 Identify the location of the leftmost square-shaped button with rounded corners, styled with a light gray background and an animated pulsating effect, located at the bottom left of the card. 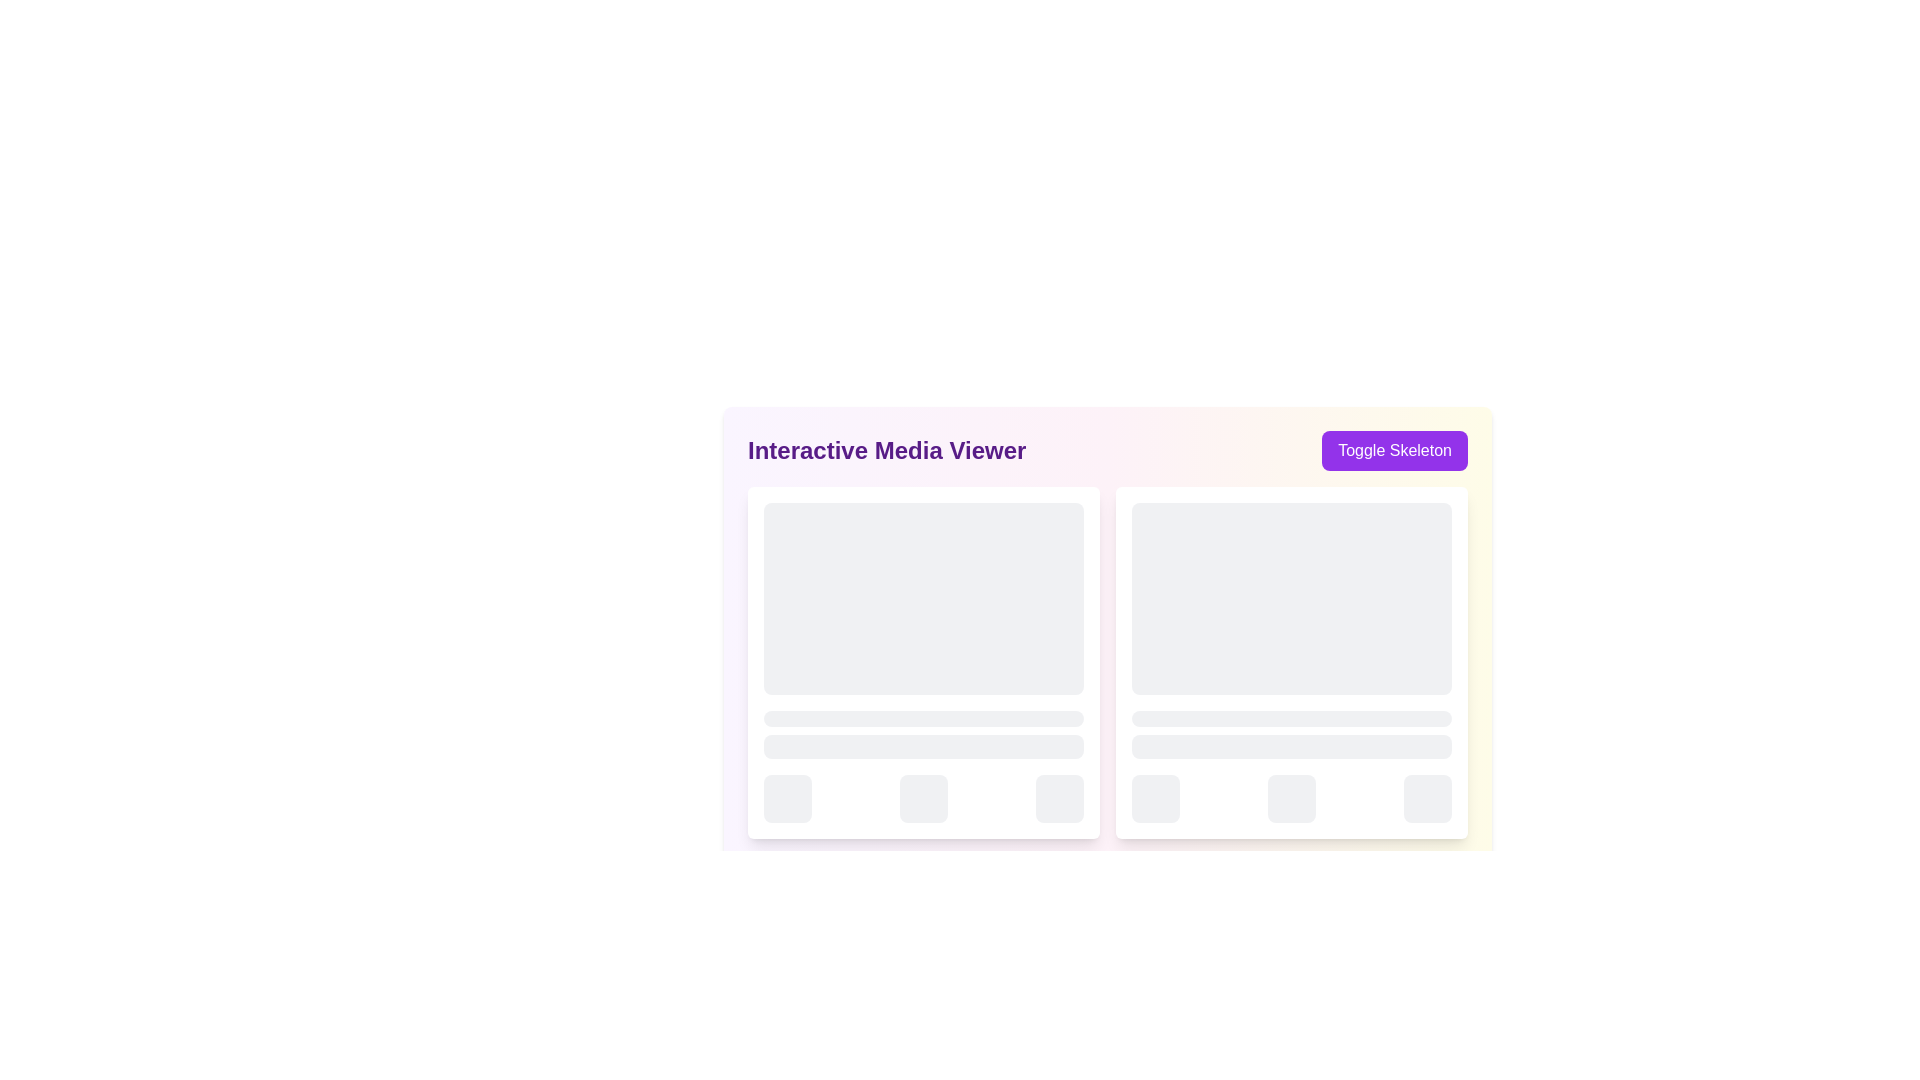
(786, 797).